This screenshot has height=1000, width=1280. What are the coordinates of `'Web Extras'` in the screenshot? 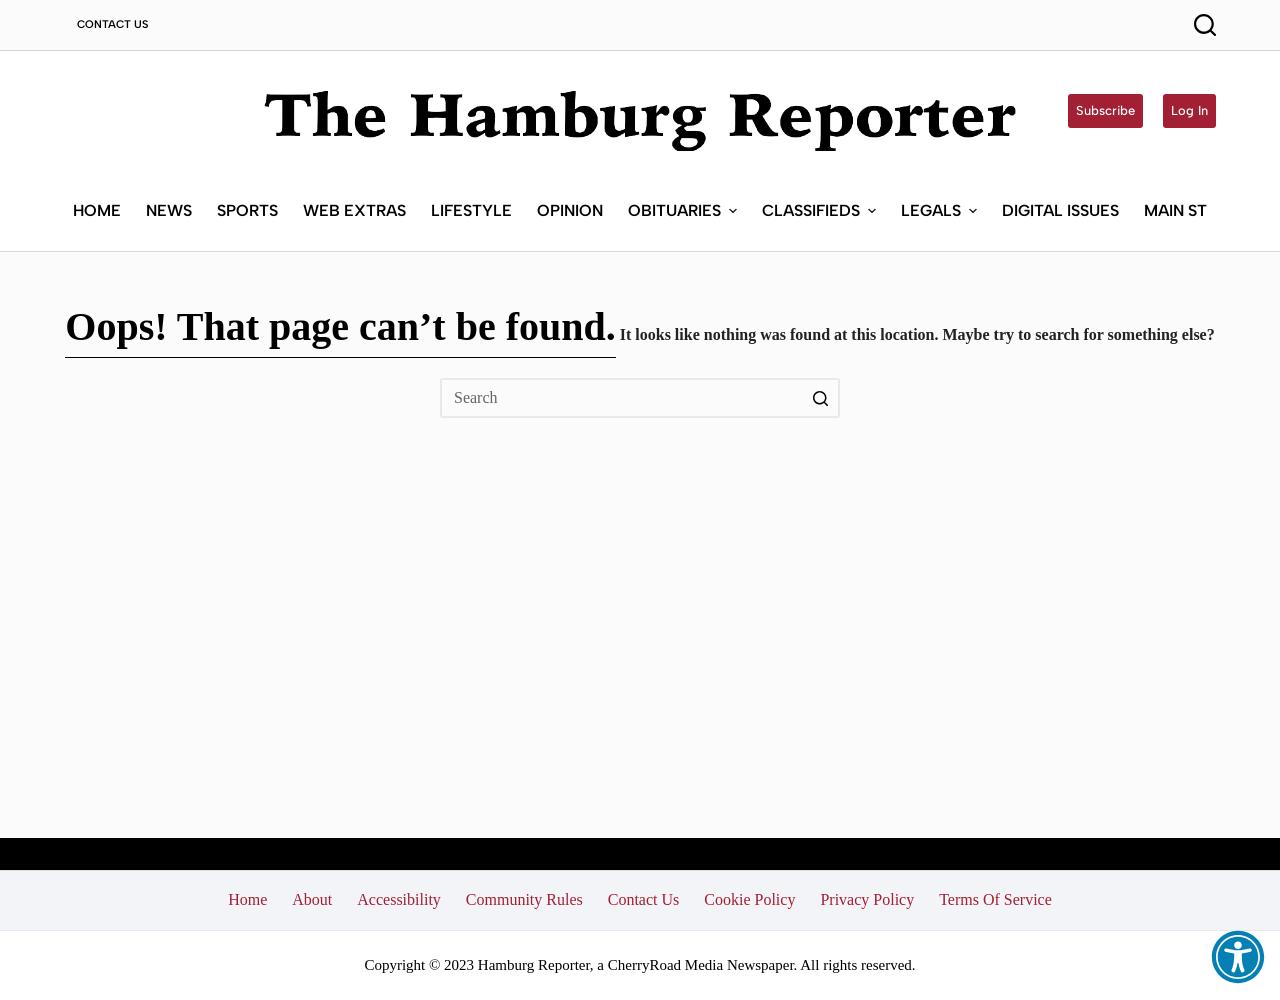 It's located at (353, 208).